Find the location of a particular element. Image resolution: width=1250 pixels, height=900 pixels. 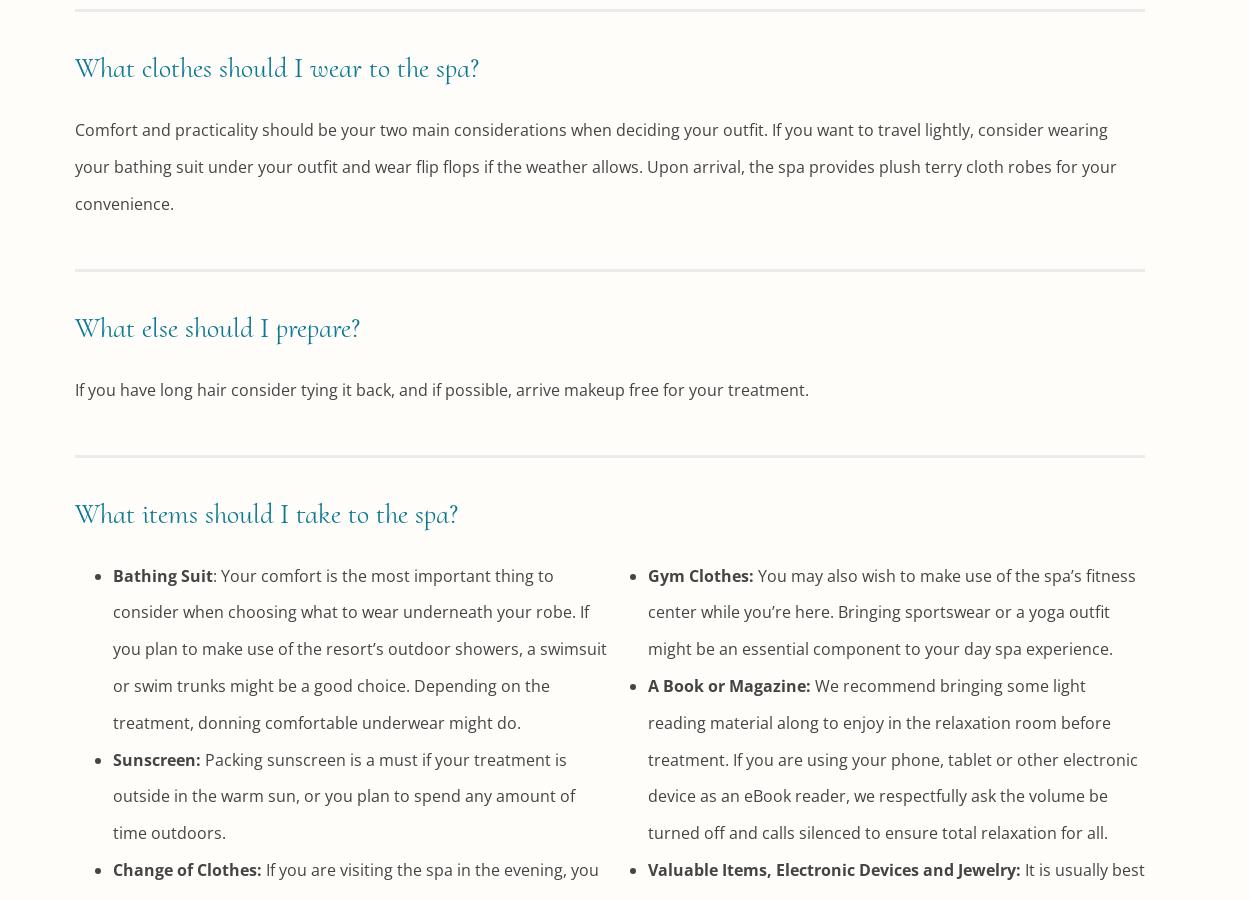

'Sunscreen:' is located at coordinates (156, 757).